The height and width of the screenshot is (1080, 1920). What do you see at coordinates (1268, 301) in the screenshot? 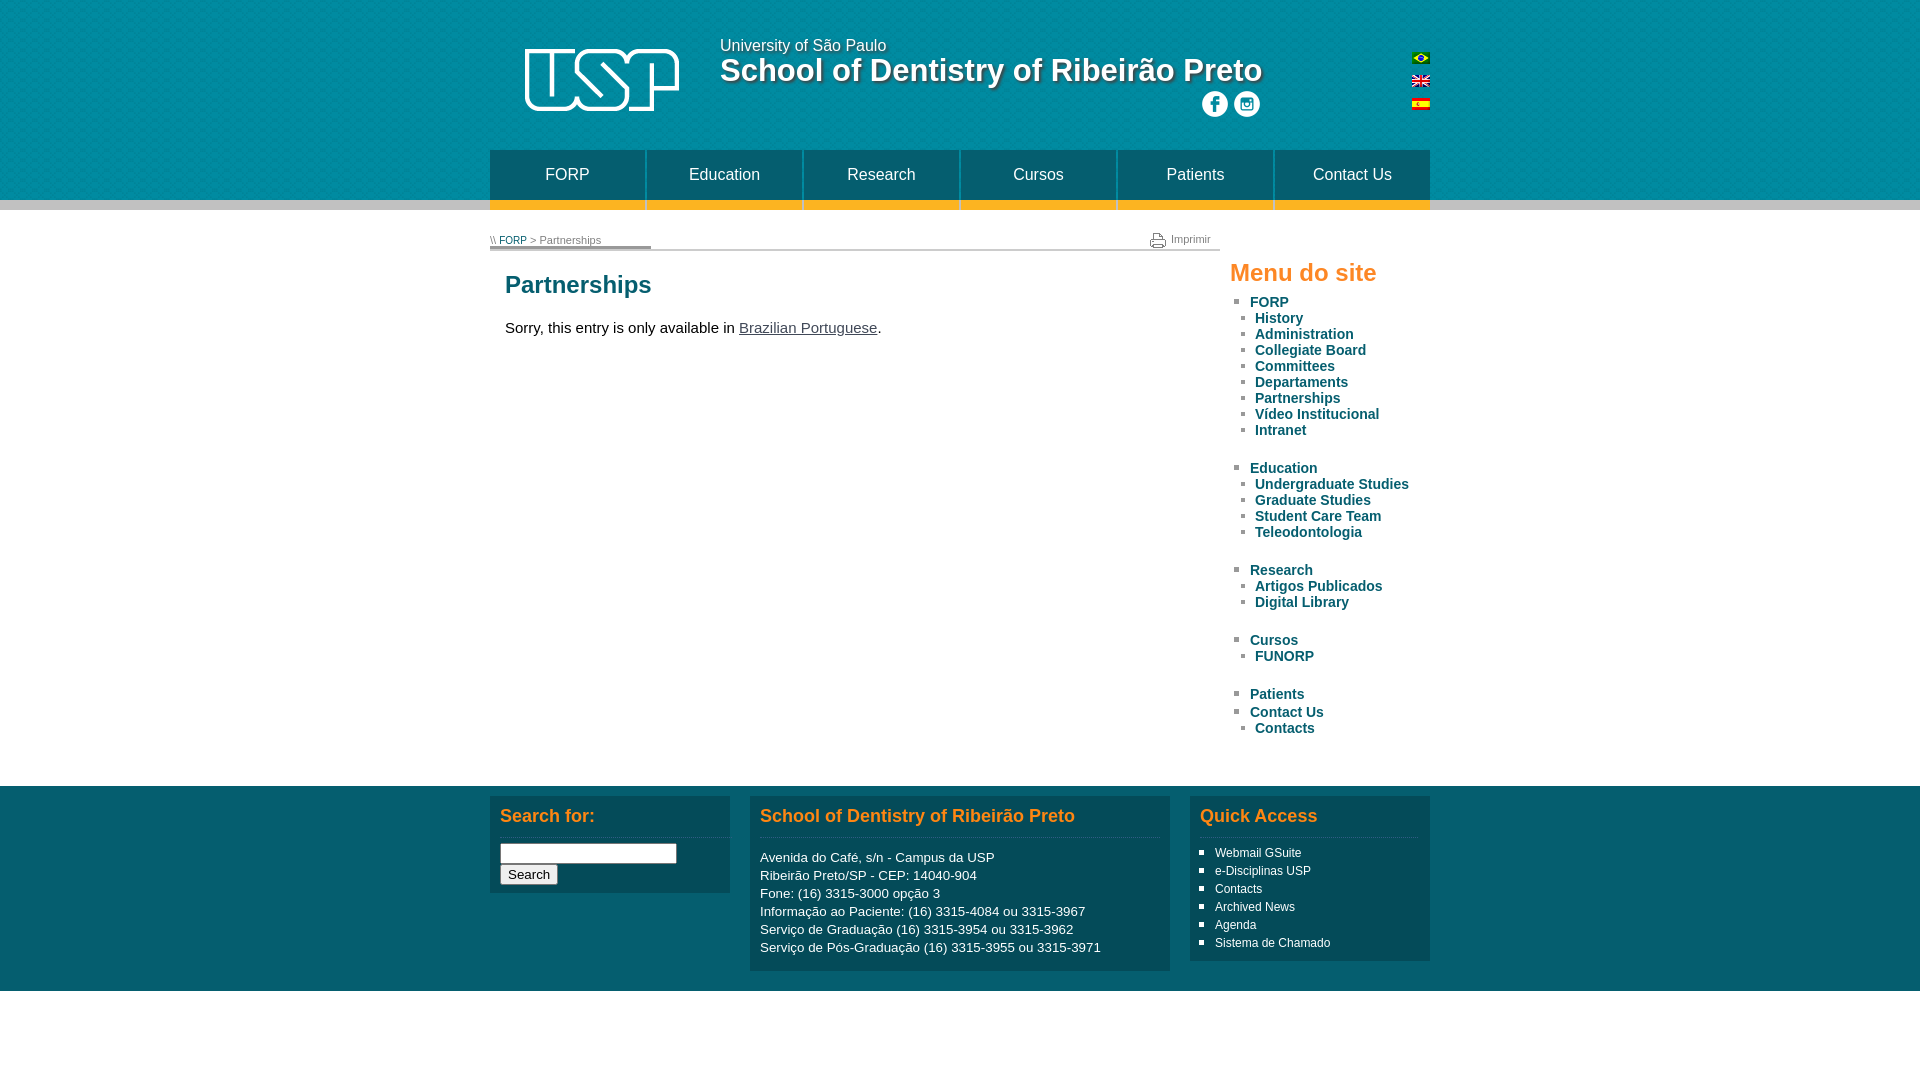
I see `'FORP'` at bounding box center [1268, 301].